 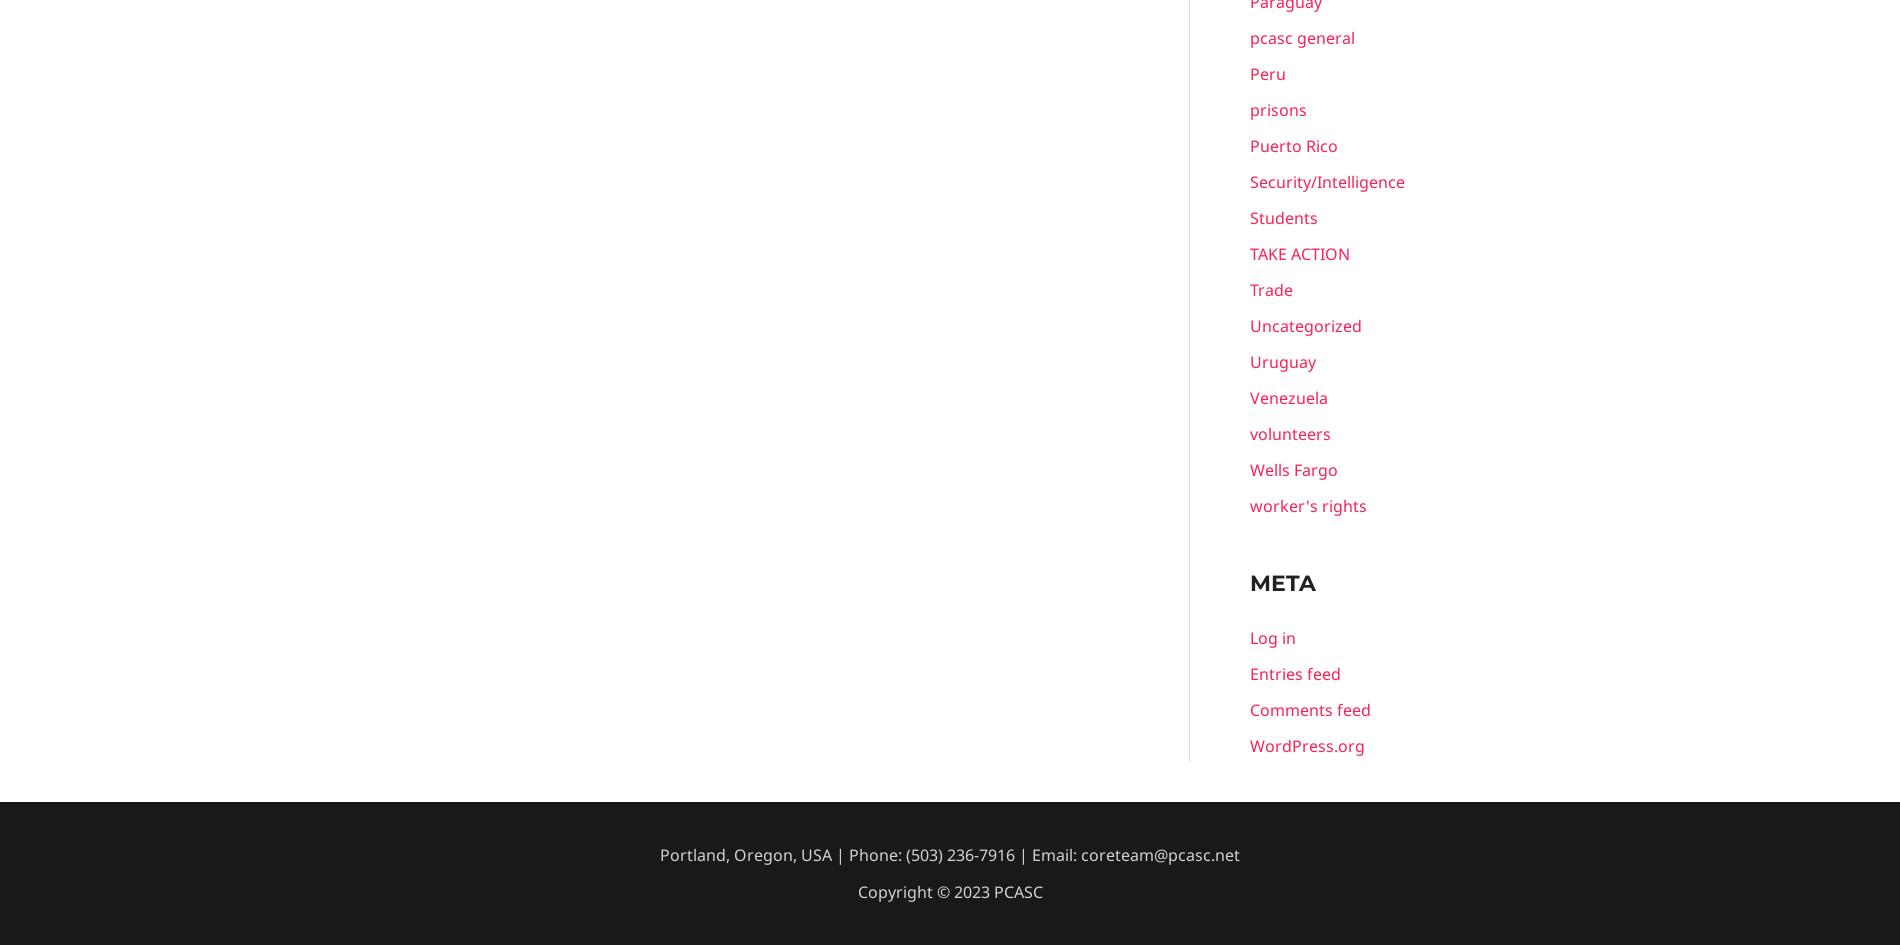 What do you see at coordinates (1267, 72) in the screenshot?
I see `'Peru'` at bounding box center [1267, 72].